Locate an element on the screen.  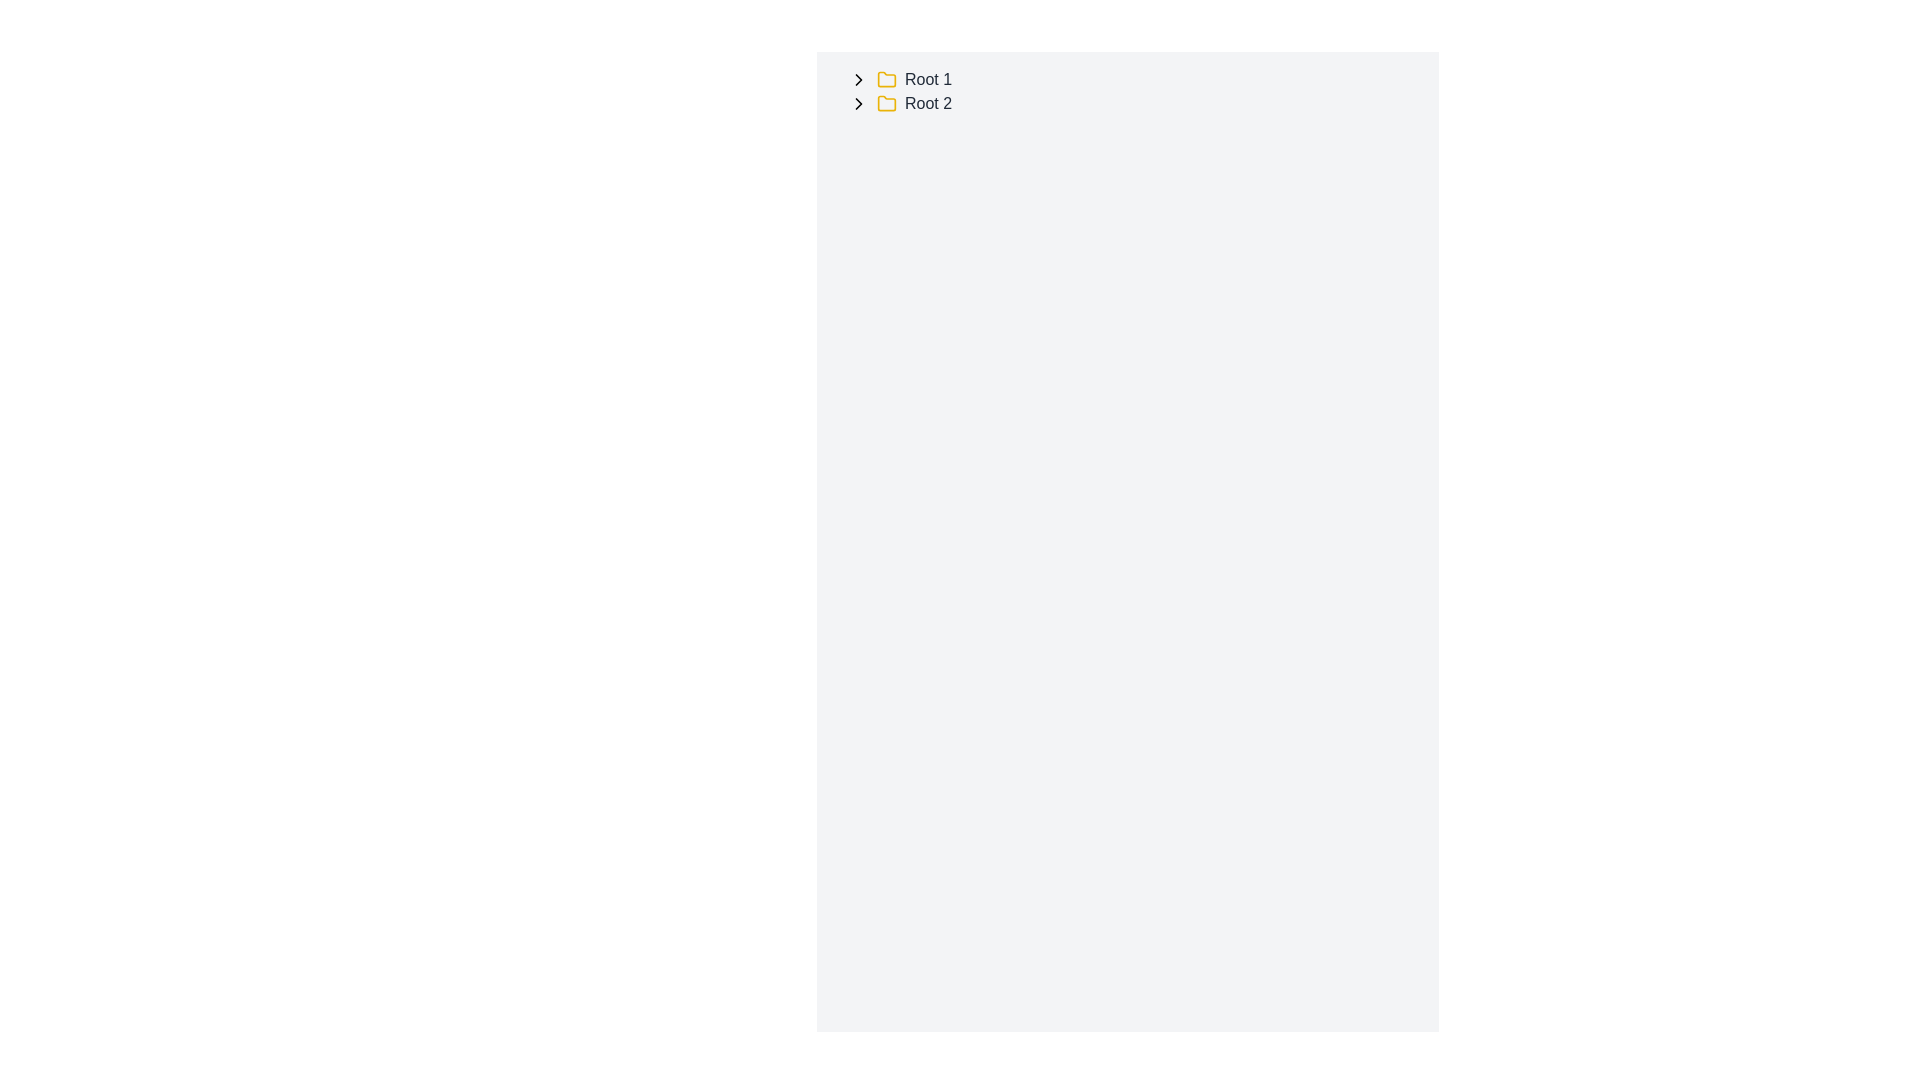
the chevron toggle icon located next to the text 'Root 2' in the hierarchical tree view is located at coordinates (859, 104).